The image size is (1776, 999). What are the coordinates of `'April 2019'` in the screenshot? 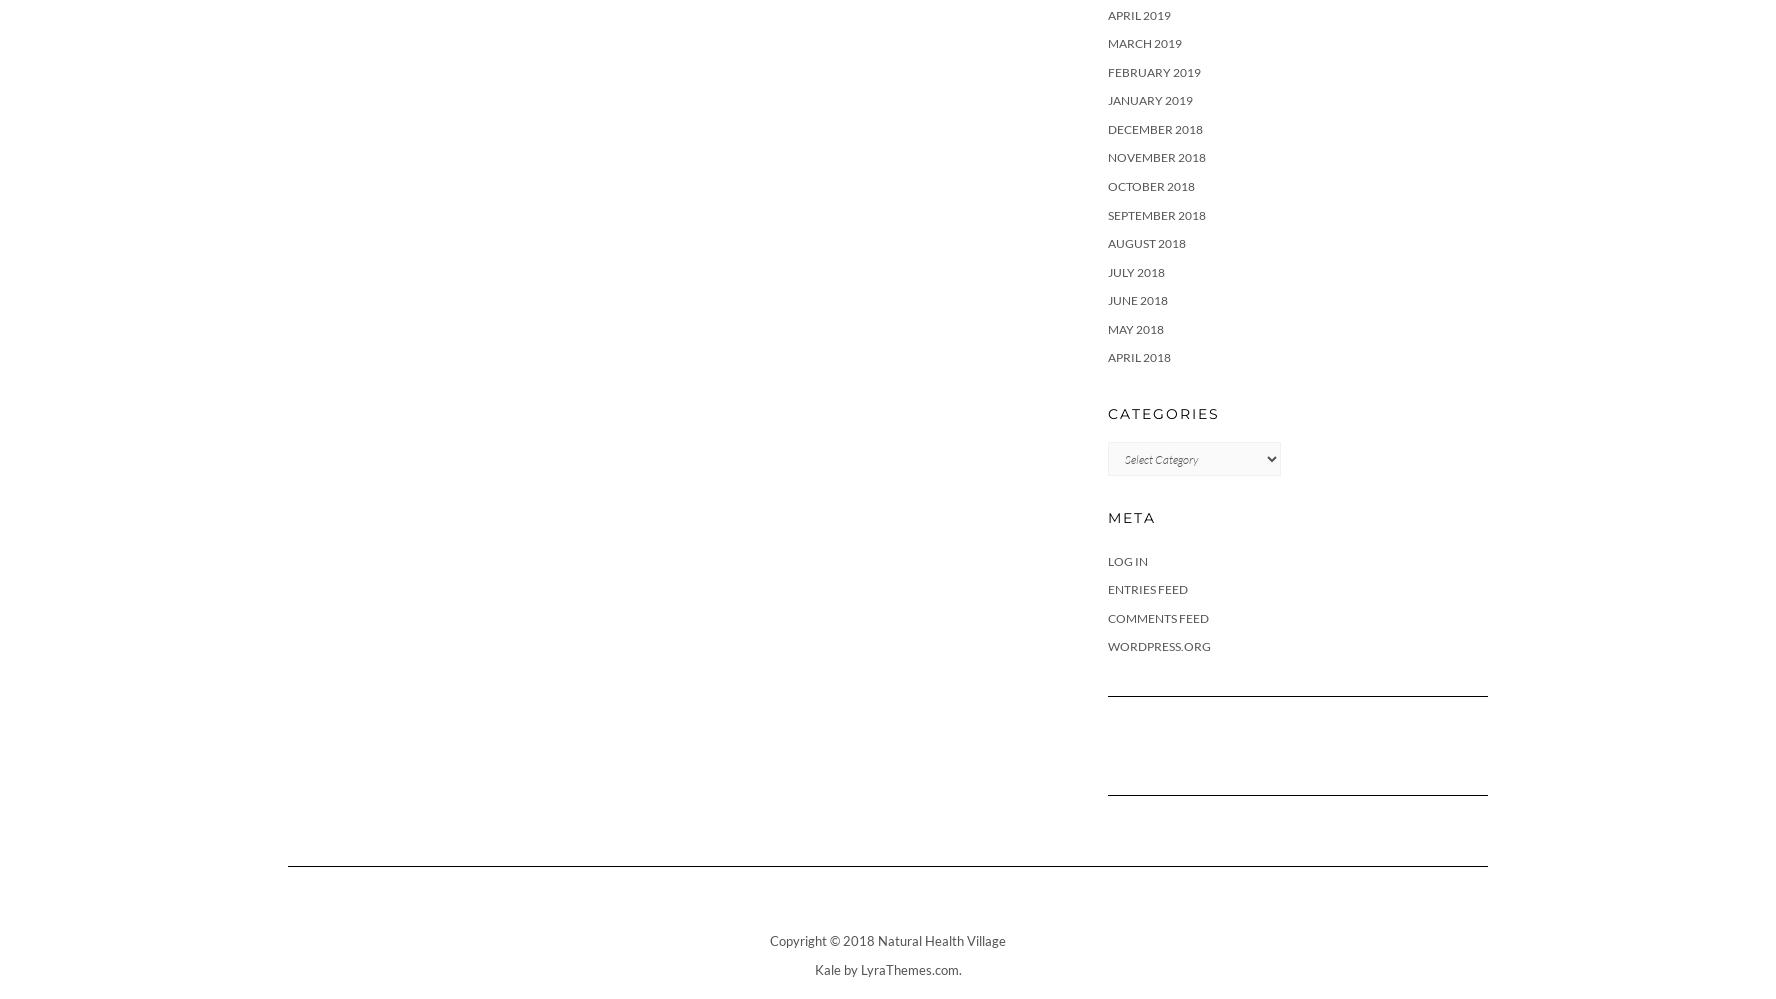 It's located at (1139, 14).